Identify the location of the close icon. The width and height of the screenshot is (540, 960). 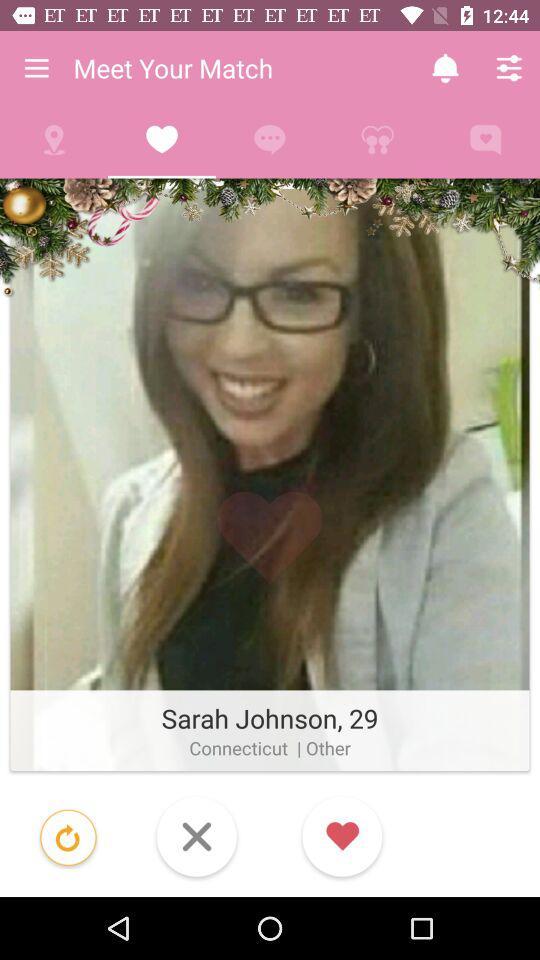
(196, 839).